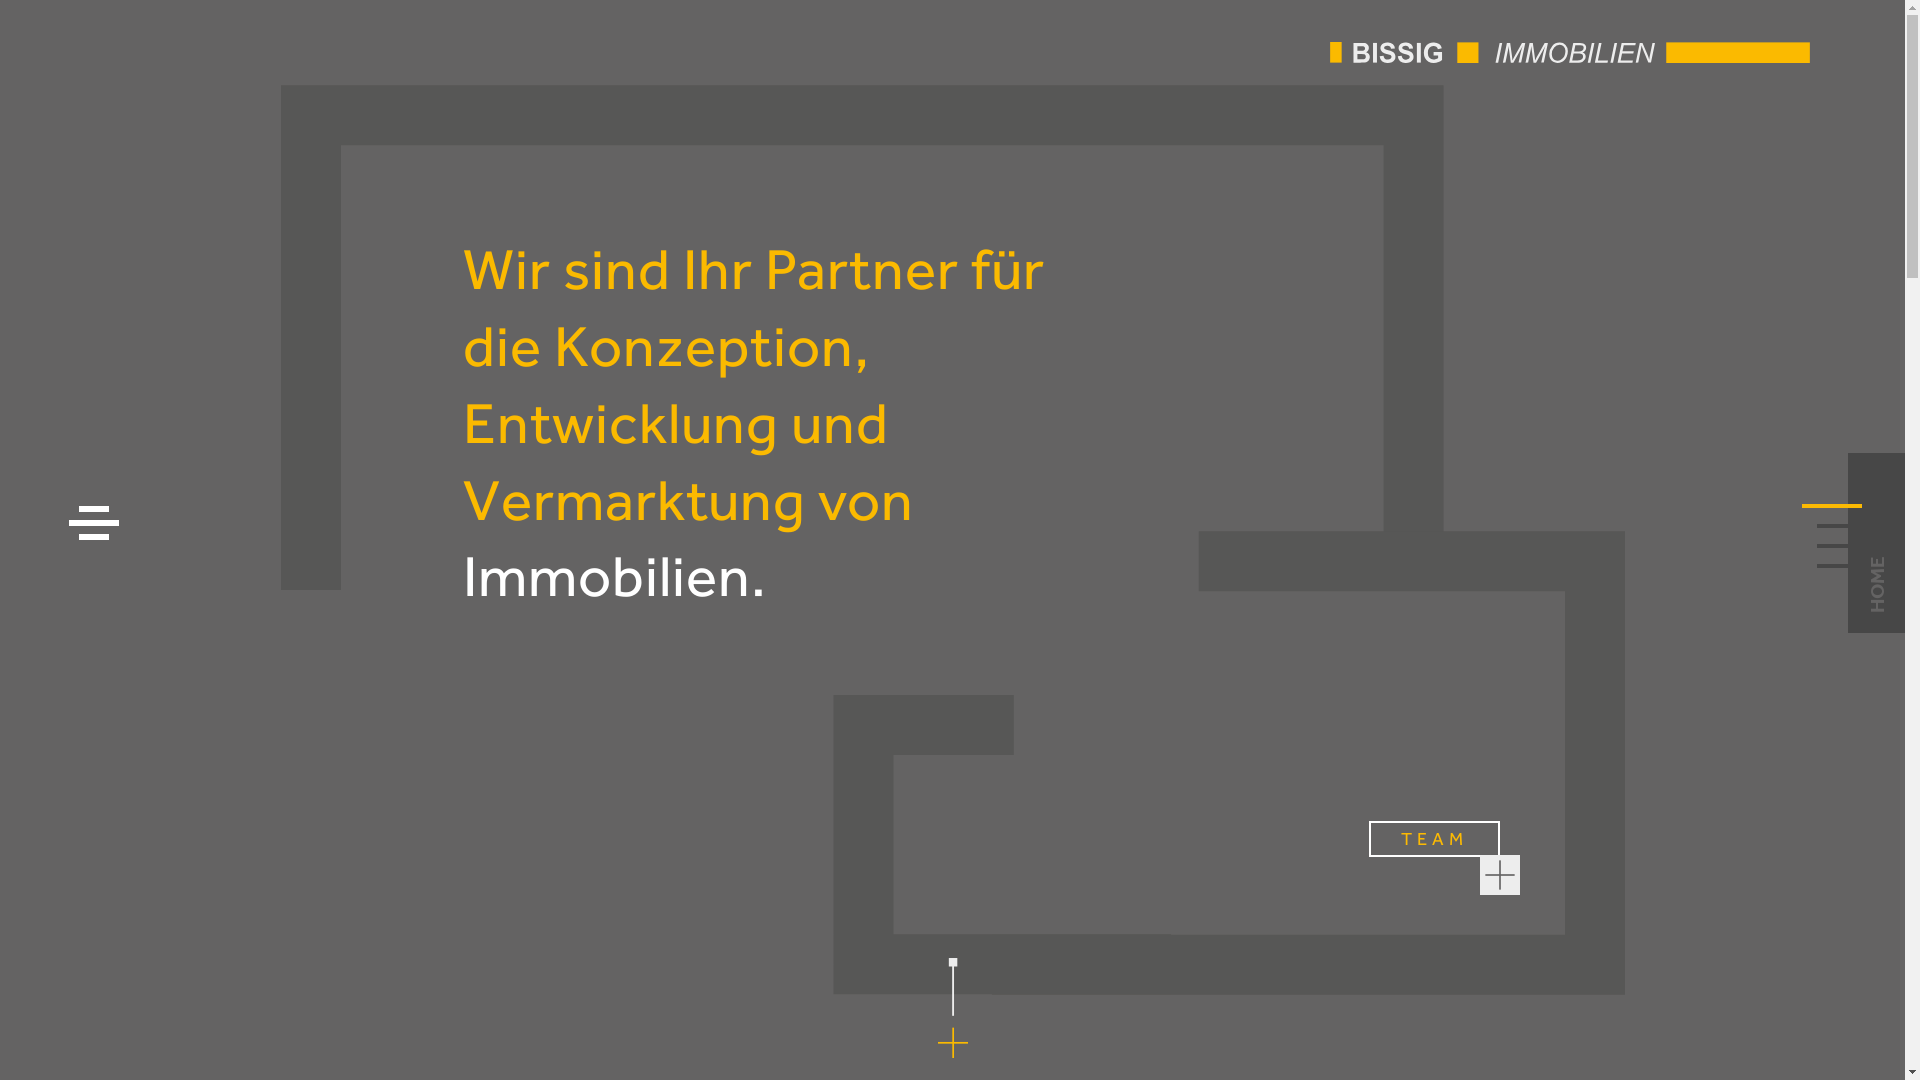 This screenshot has height=1080, width=1920. What do you see at coordinates (1433, 839) in the screenshot?
I see `'TEAM'` at bounding box center [1433, 839].